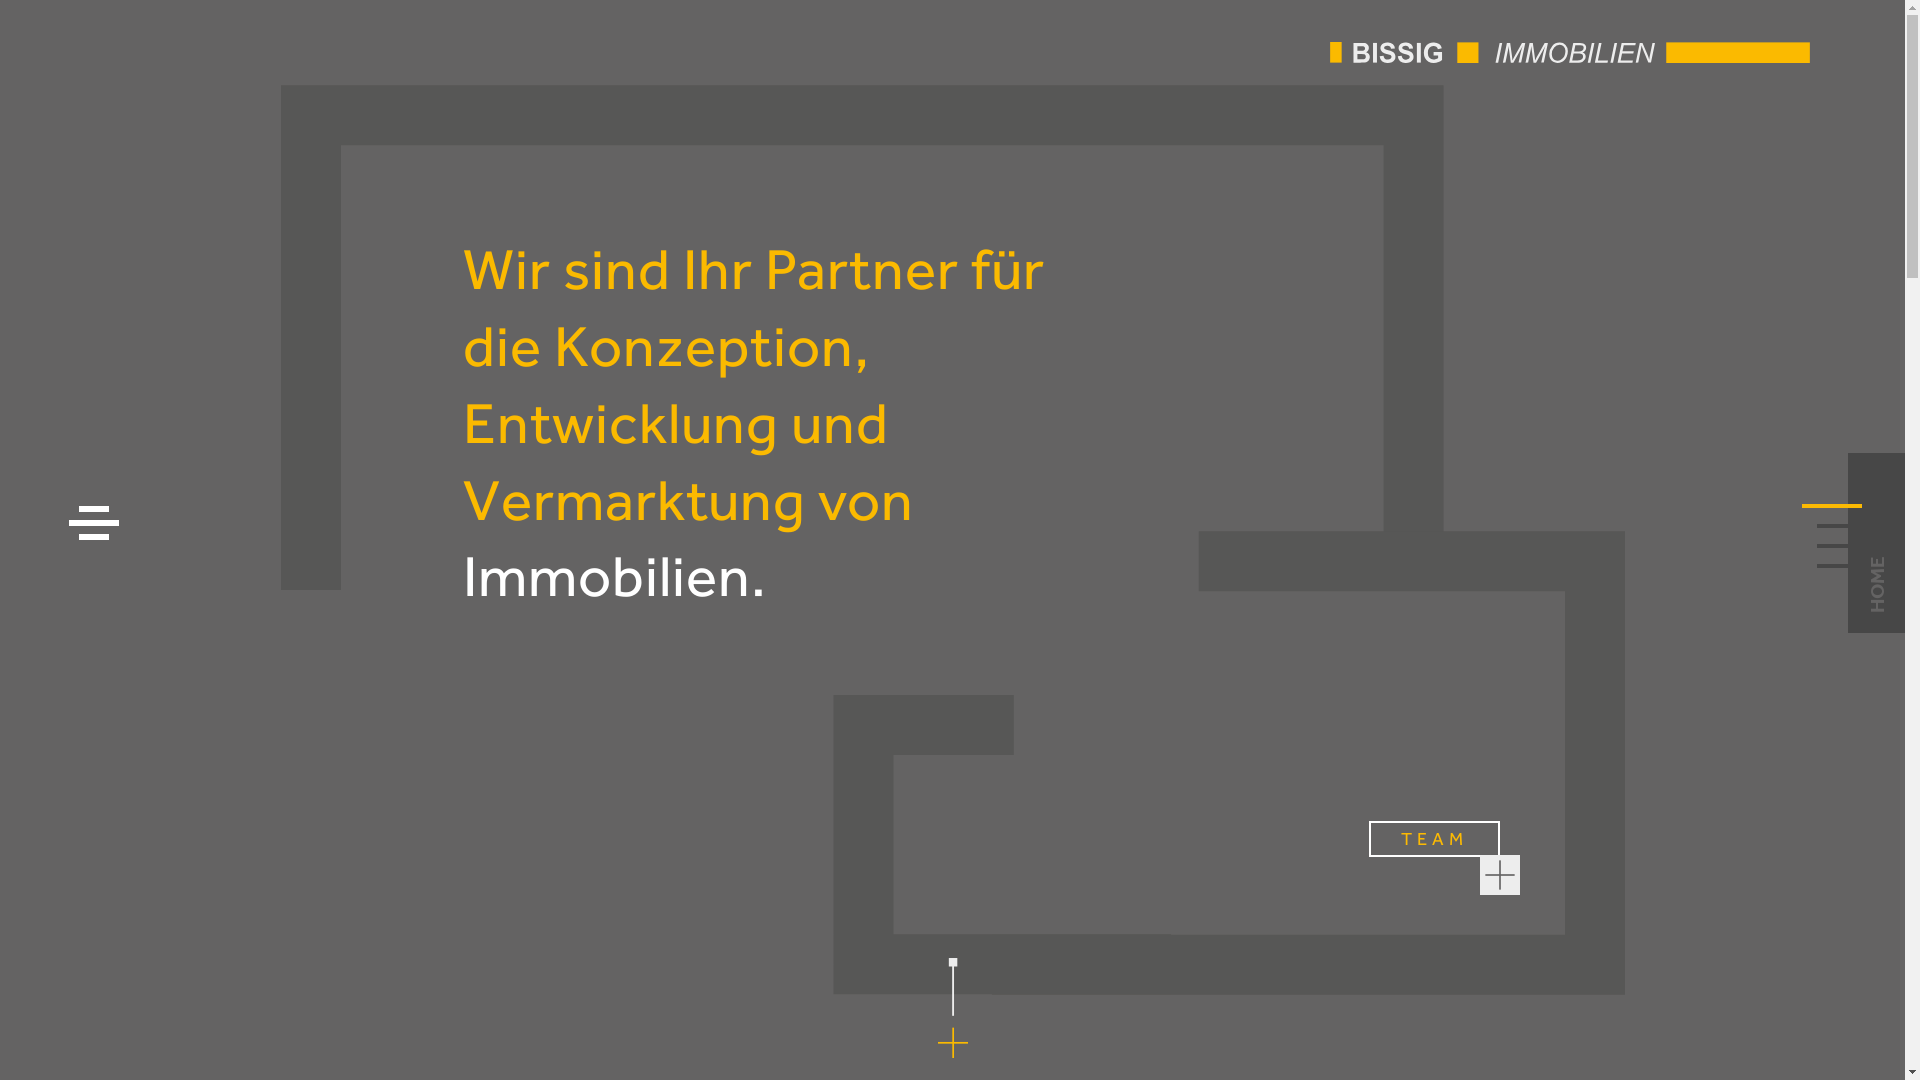 This screenshot has height=1080, width=1920. What do you see at coordinates (1433, 839) in the screenshot?
I see `'TEAM'` at bounding box center [1433, 839].